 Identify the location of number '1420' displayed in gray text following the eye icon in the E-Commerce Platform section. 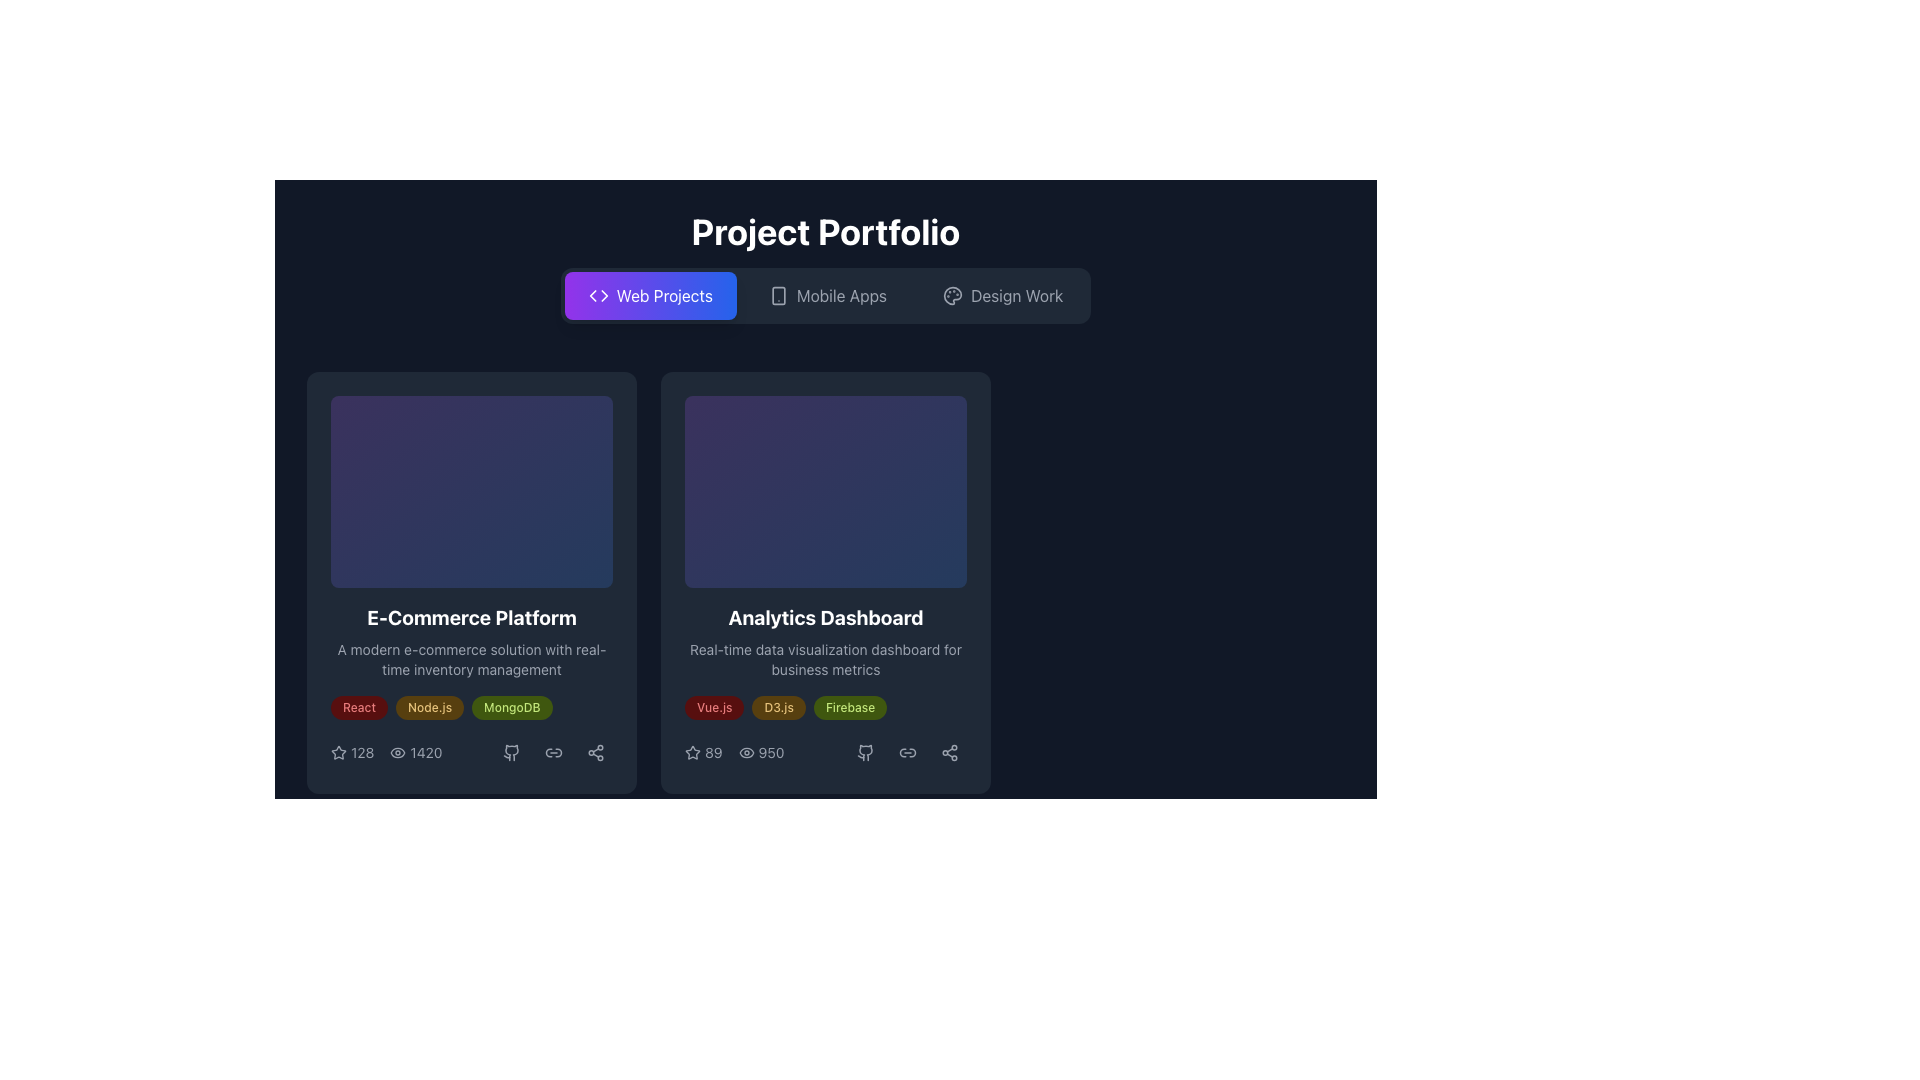
(386, 752).